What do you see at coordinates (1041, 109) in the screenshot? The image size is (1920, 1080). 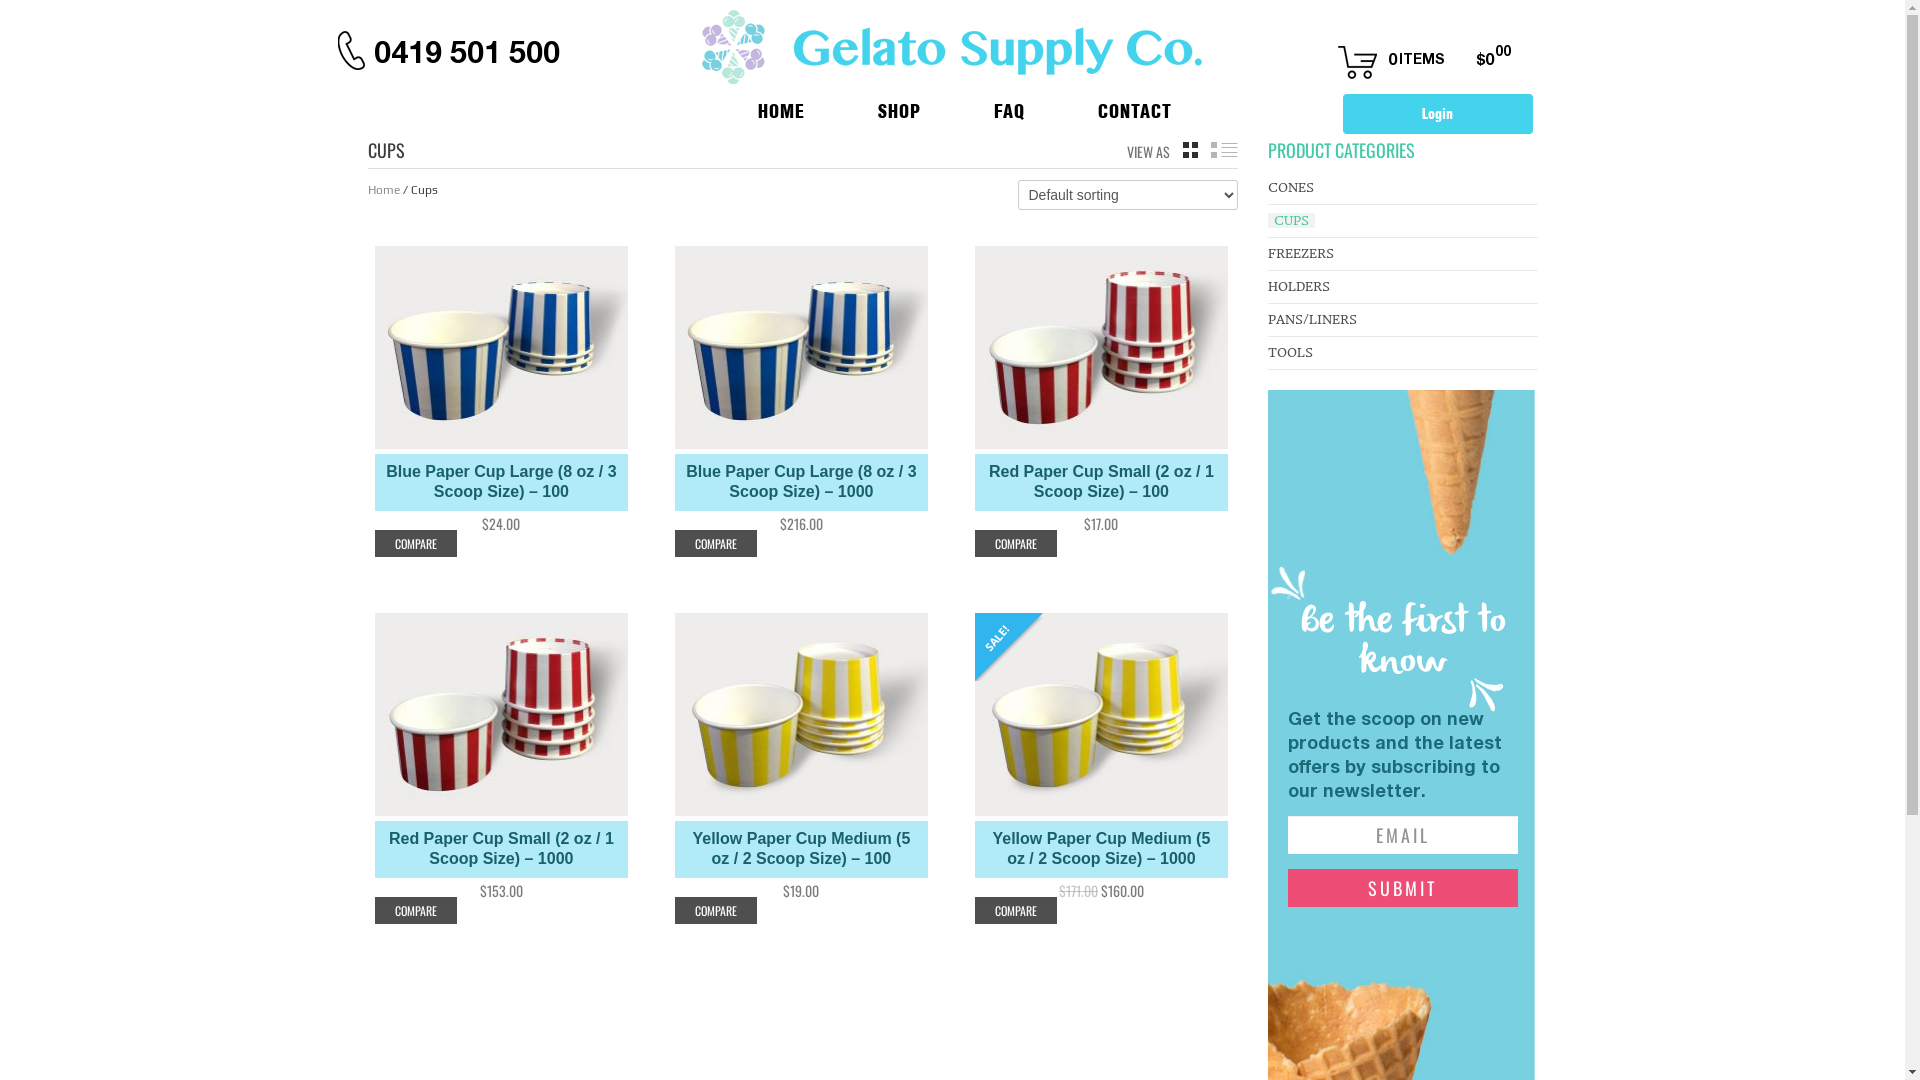 I see `'CONTACT'` at bounding box center [1041, 109].